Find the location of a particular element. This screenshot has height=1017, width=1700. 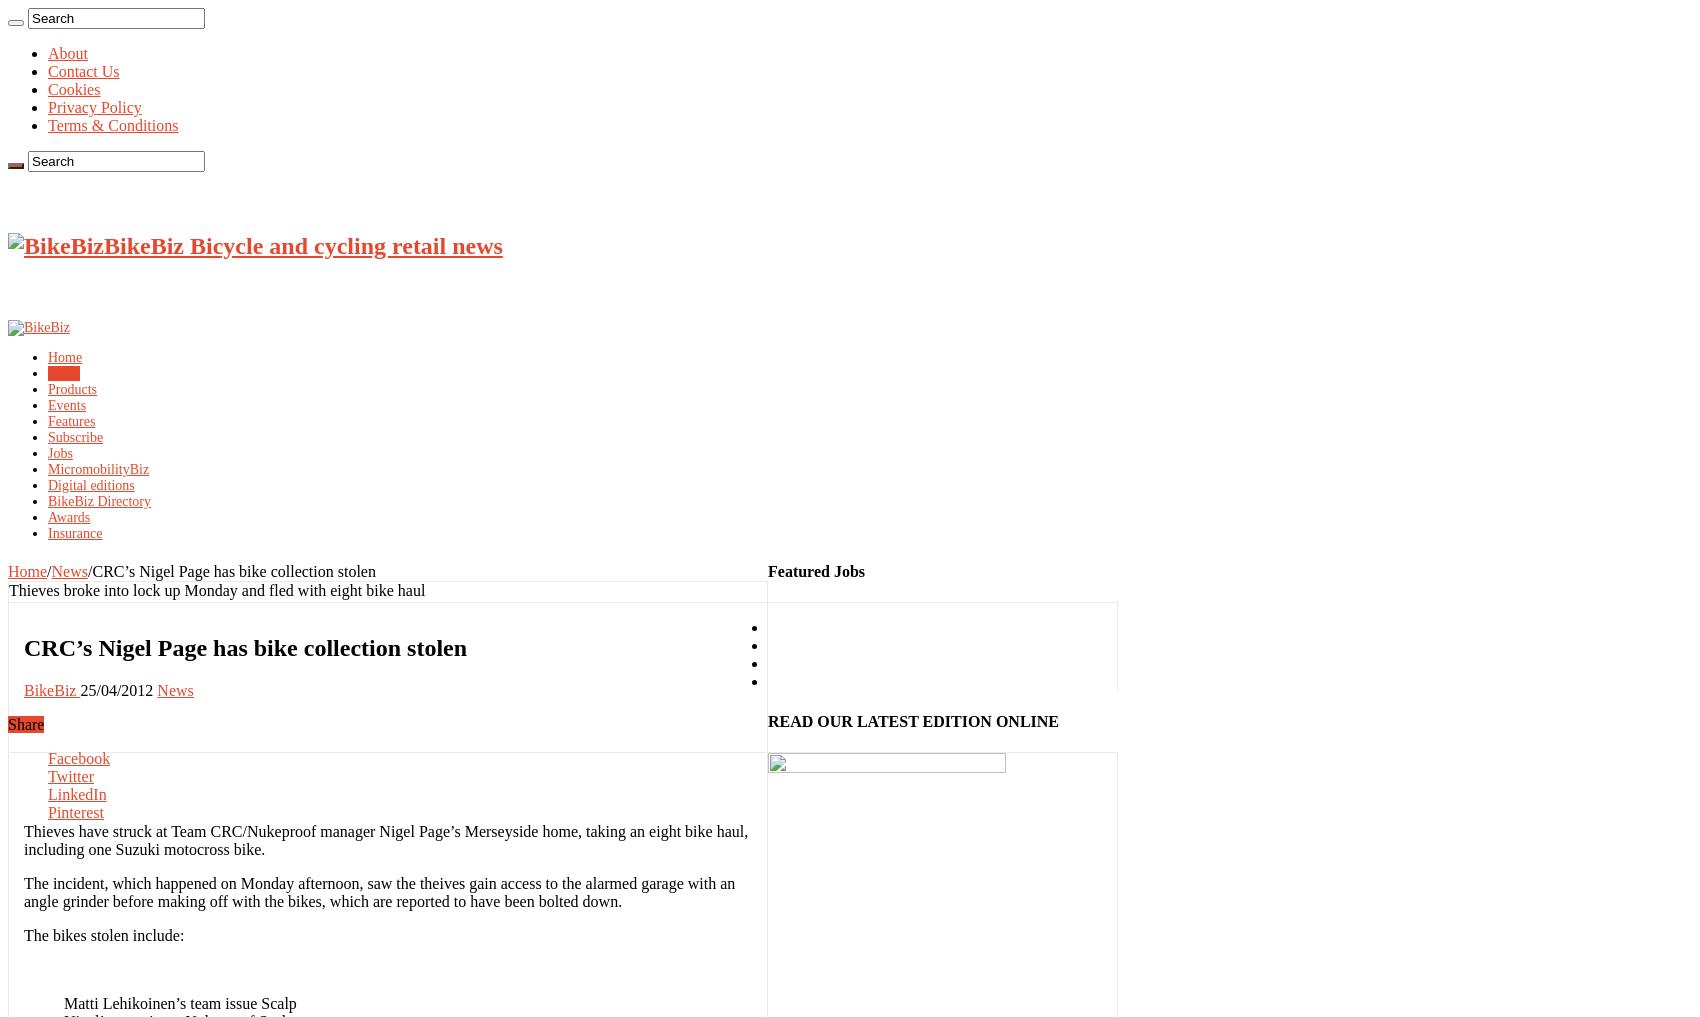

'Twitter' is located at coordinates (70, 775).